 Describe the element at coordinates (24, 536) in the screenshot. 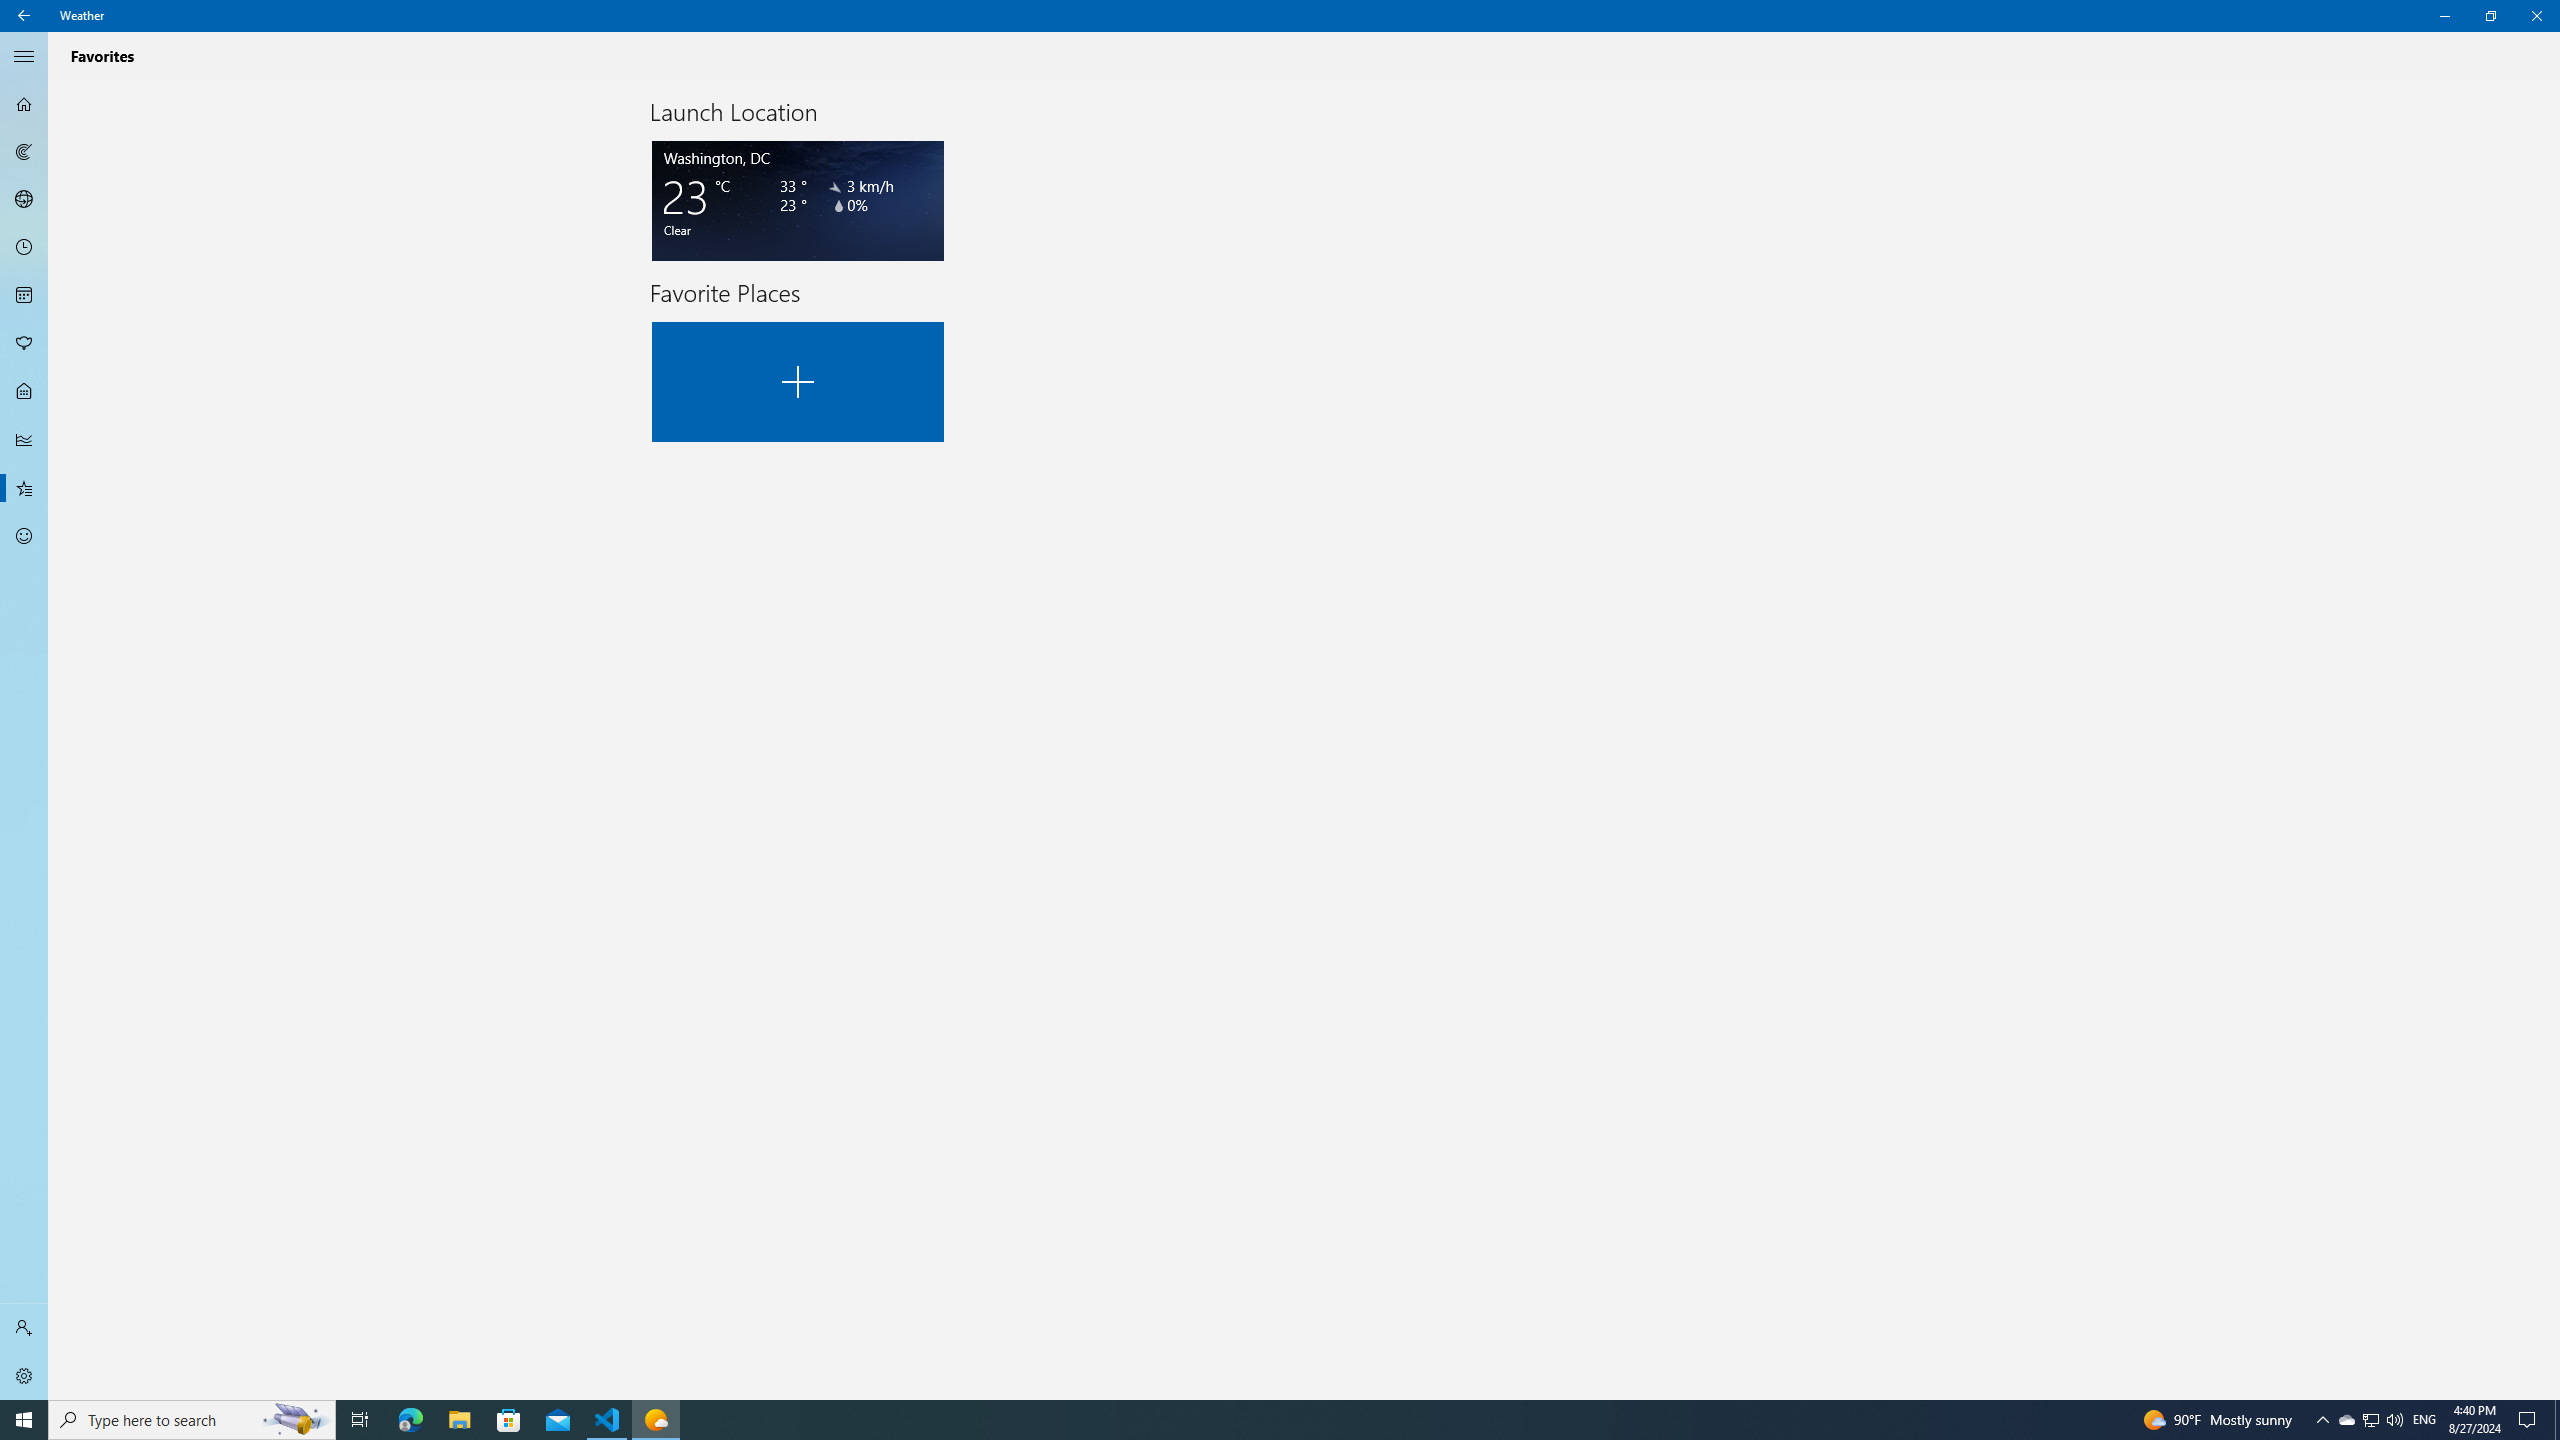

I see `'Send Feedback - Not Selected'` at that location.